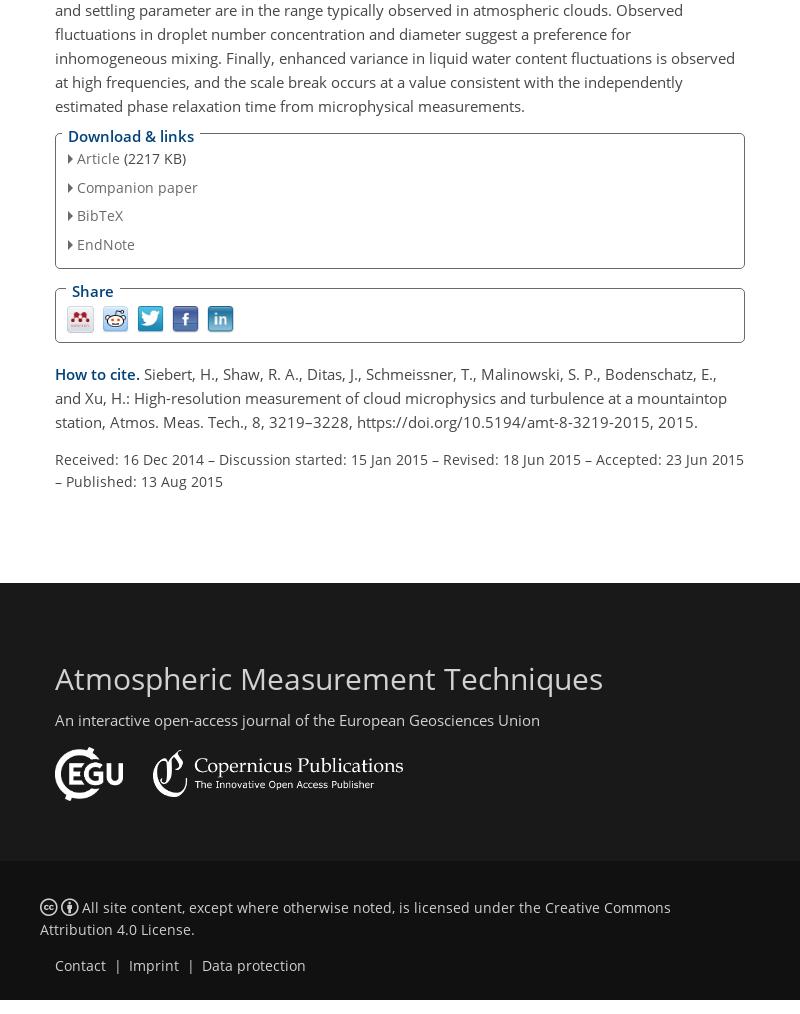 Image resolution: width=800 pixels, height=1014 pixels. I want to click on 'BibTeX', so click(100, 214).